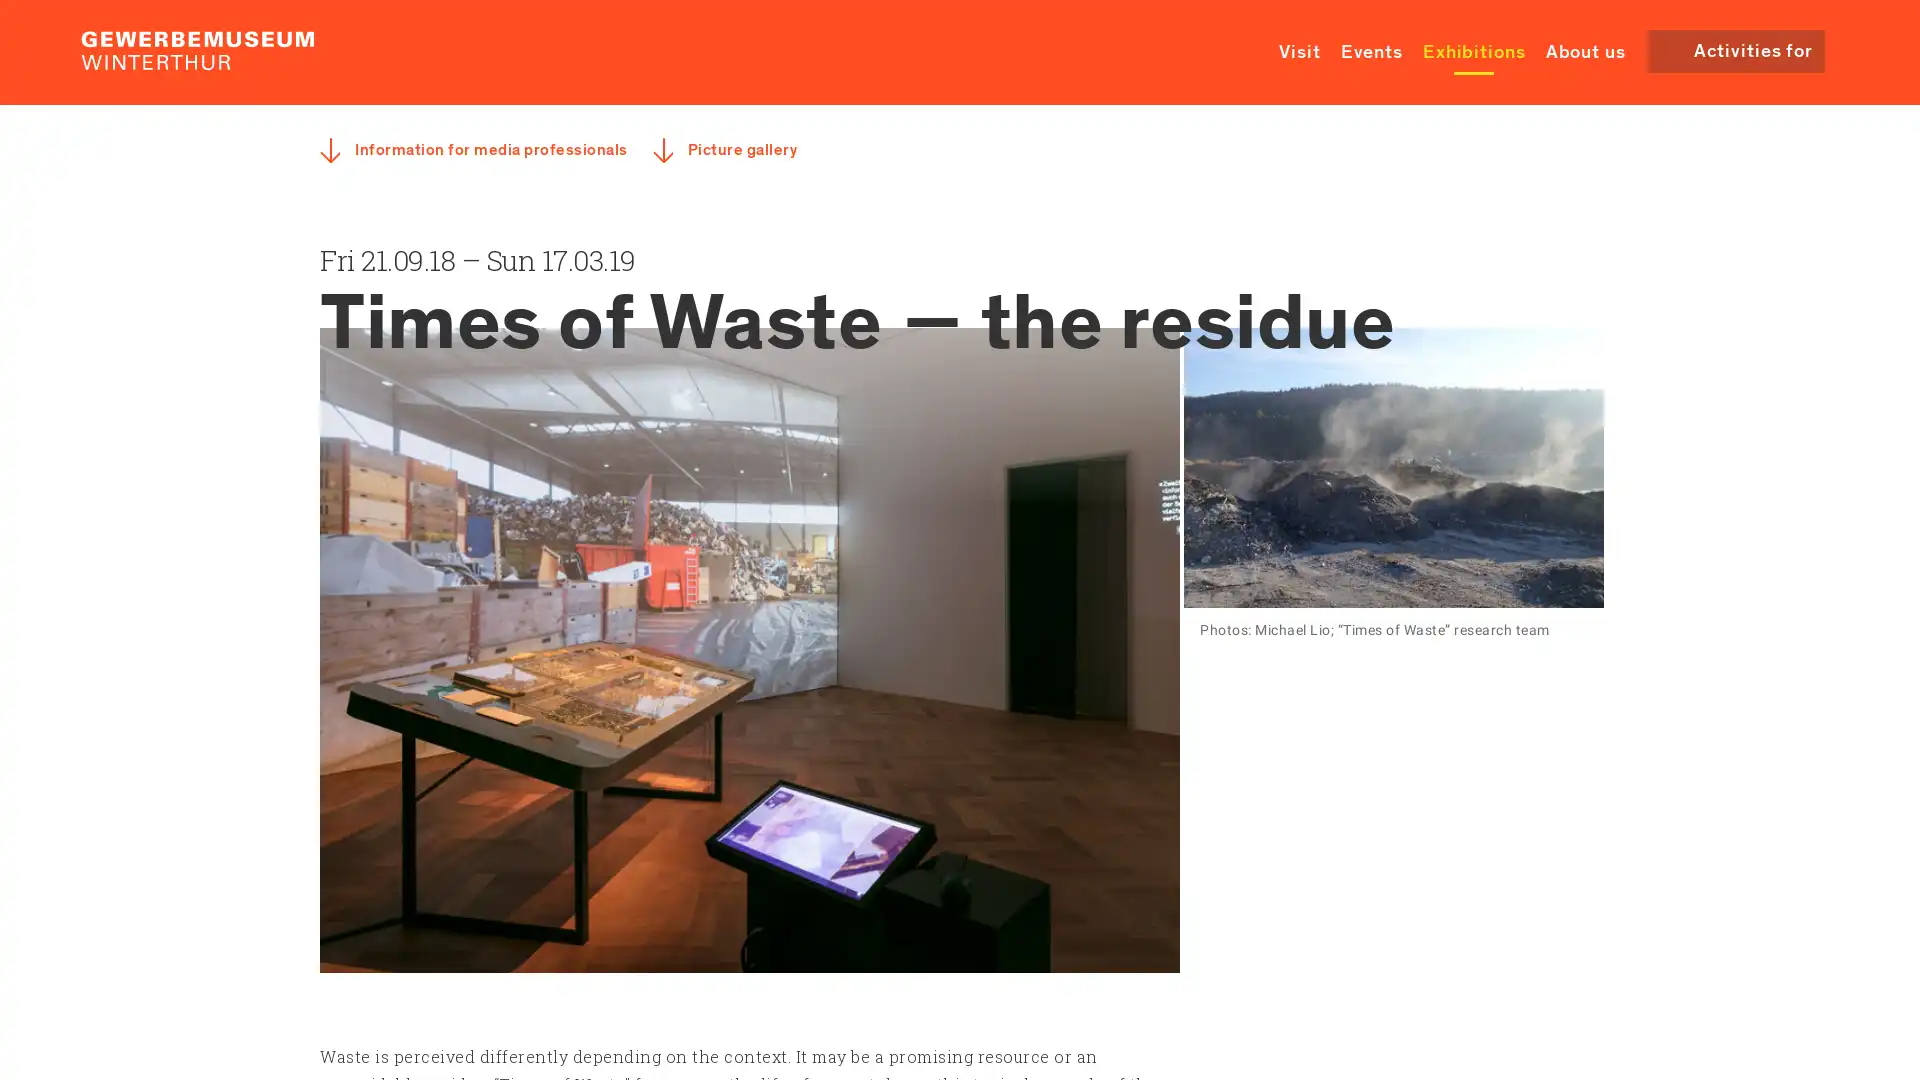  Describe the element at coordinates (1735, 50) in the screenshot. I see `Activities for` at that location.